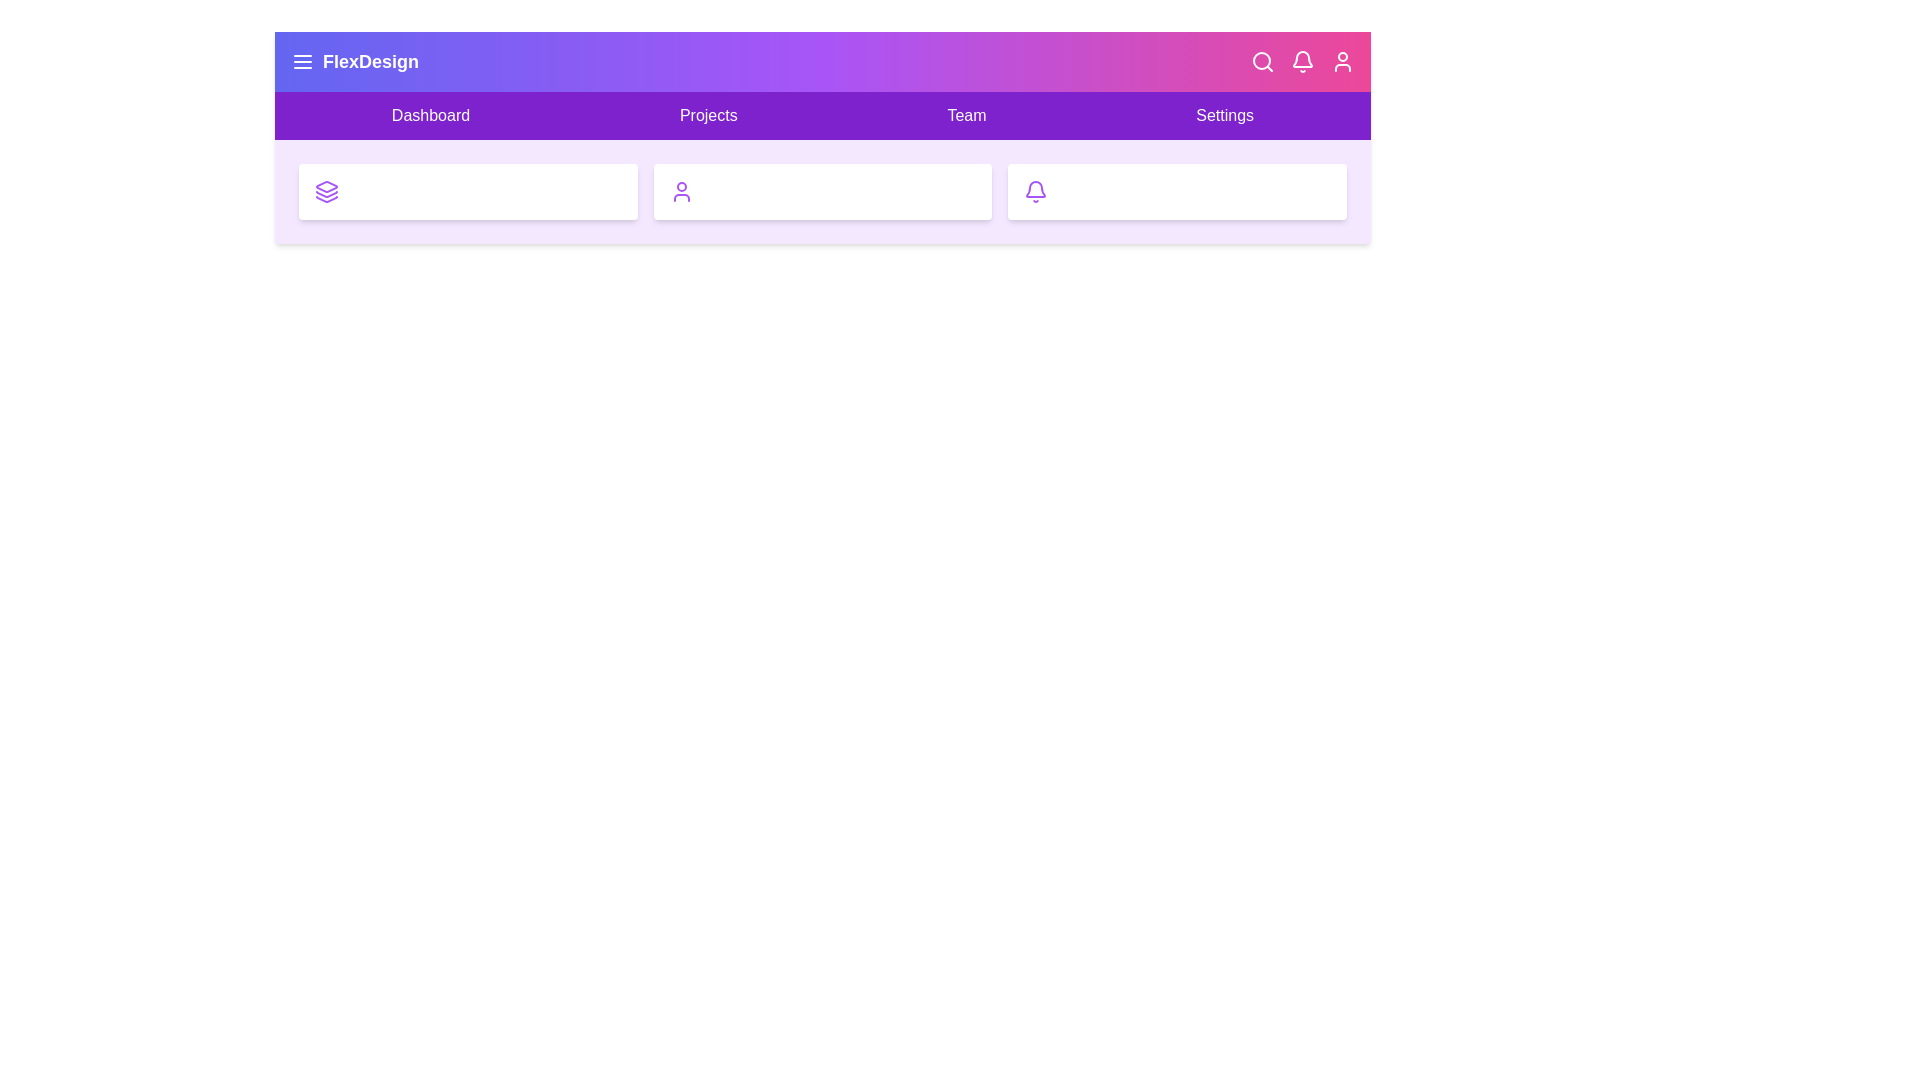 This screenshot has width=1920, height=1080. Describe the element at coordinates (1302, 60) in the screenshot. I see `the Bell icon in the top bar` at that location.